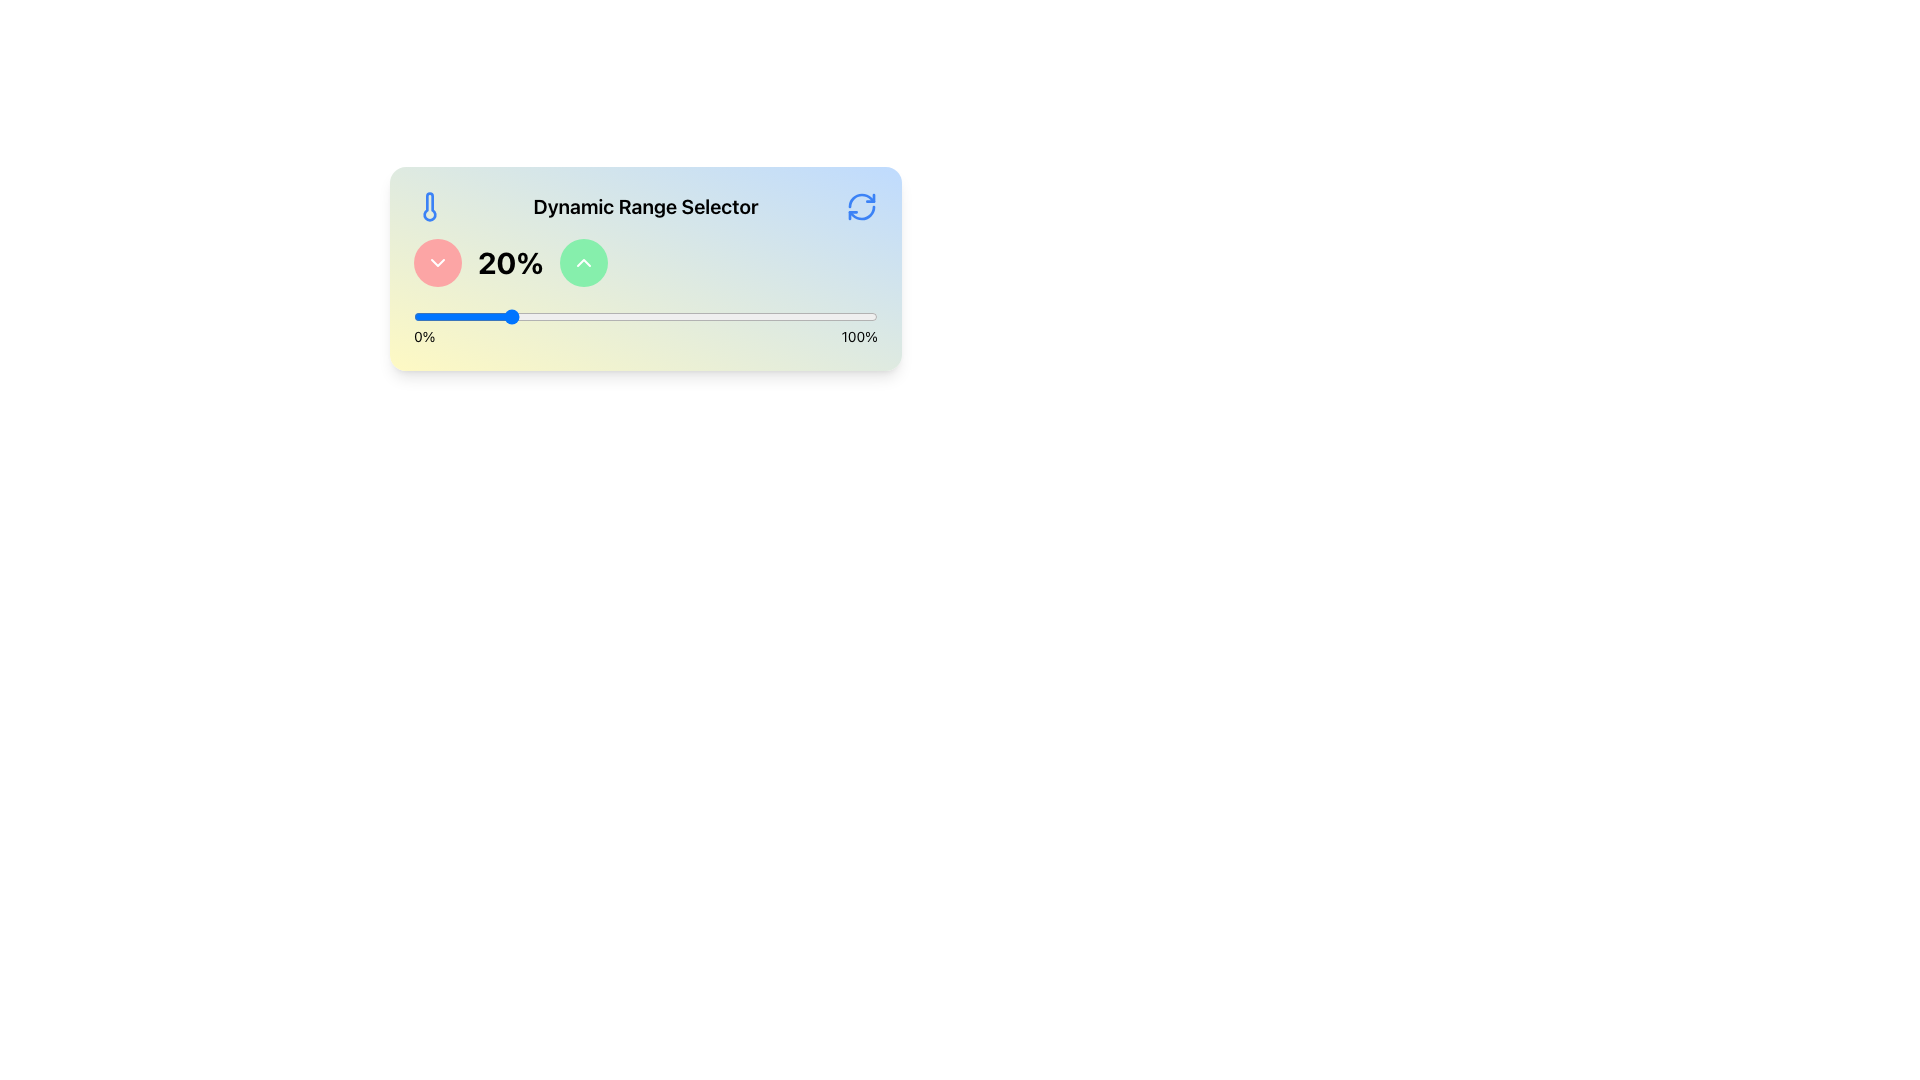 Image resolution: width=1920 pixels, height=1080 pixels. What do you see at coordinates (862, 207) in the screenshot?
I see `the blue circular arrow icon located in the top-right corner of the card labeled 'Dynamic Range Selector'` at bounding box center [862, 207].